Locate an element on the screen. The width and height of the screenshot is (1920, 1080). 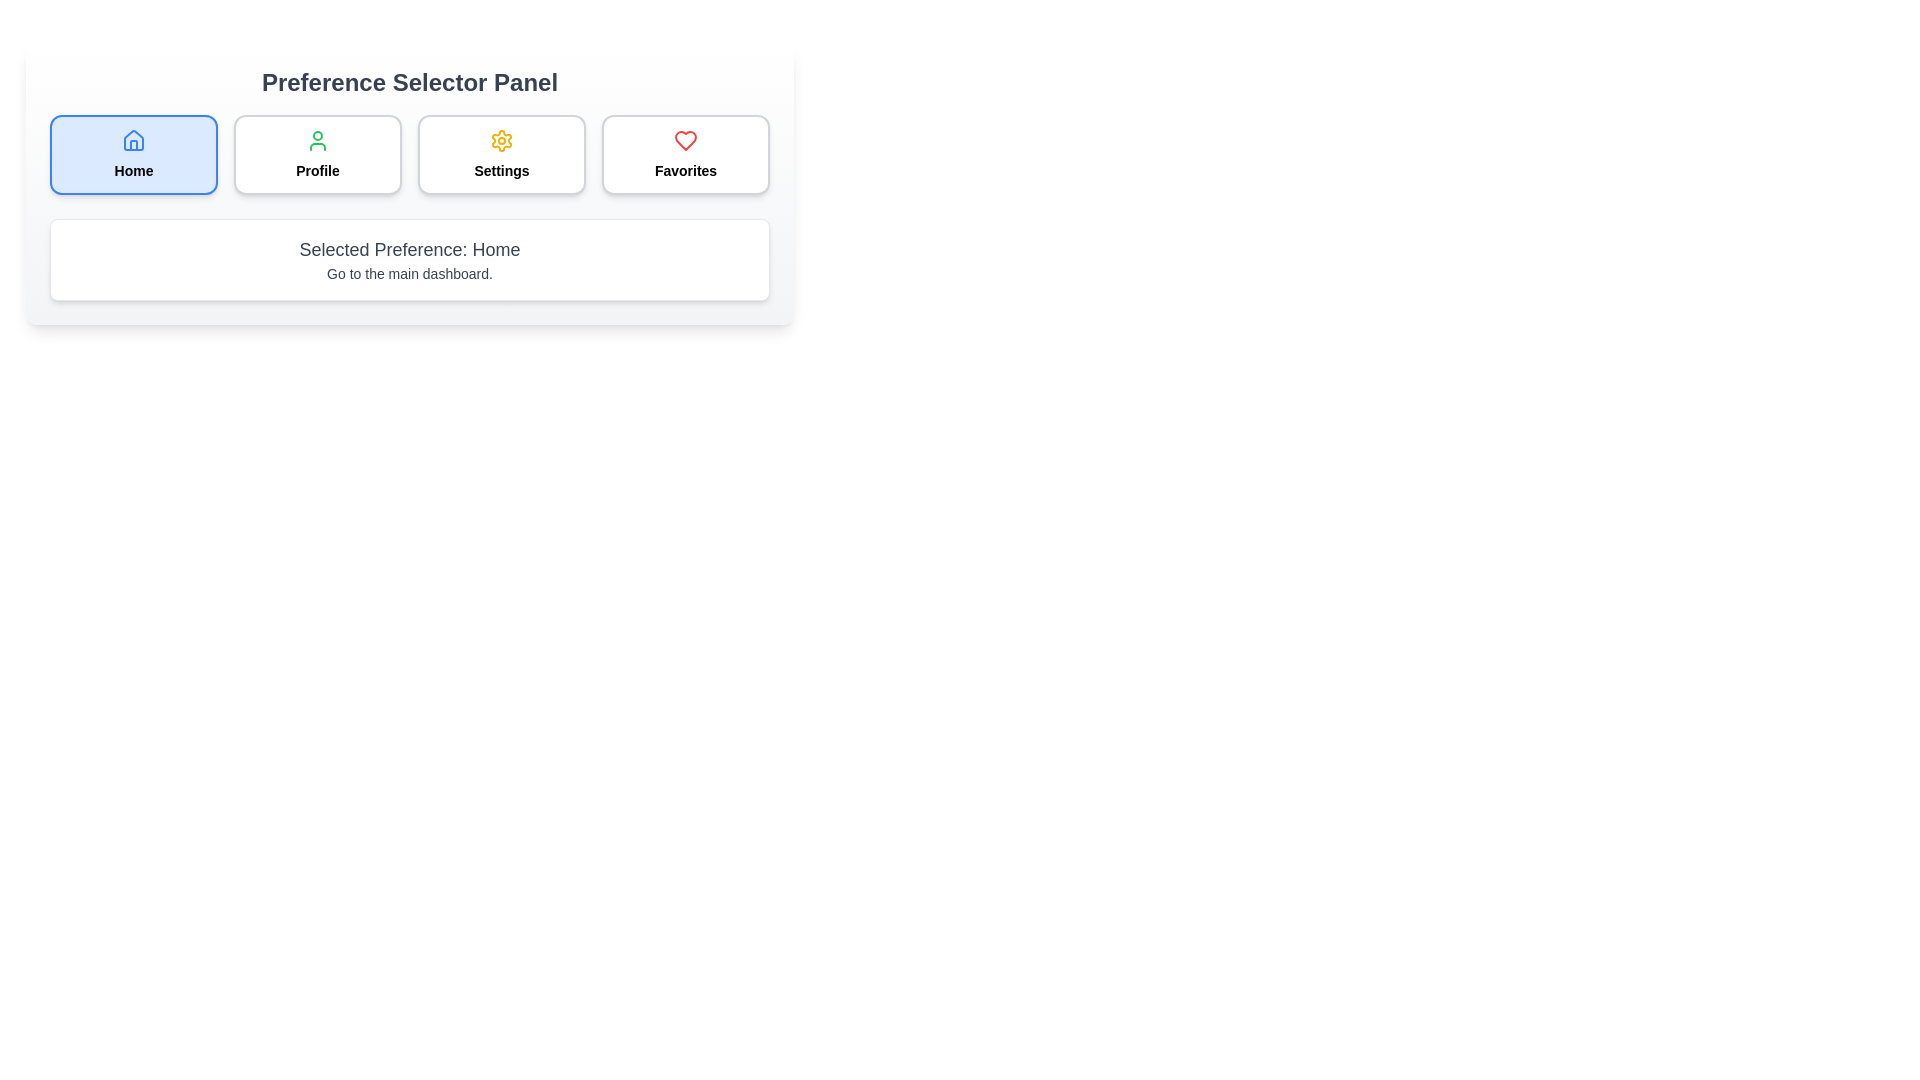
the heart icon representing 'Favorites', which is located at the top center of the button labeled 'Favorites' in the top-right section of the interface is located at coordinates (686, 140).